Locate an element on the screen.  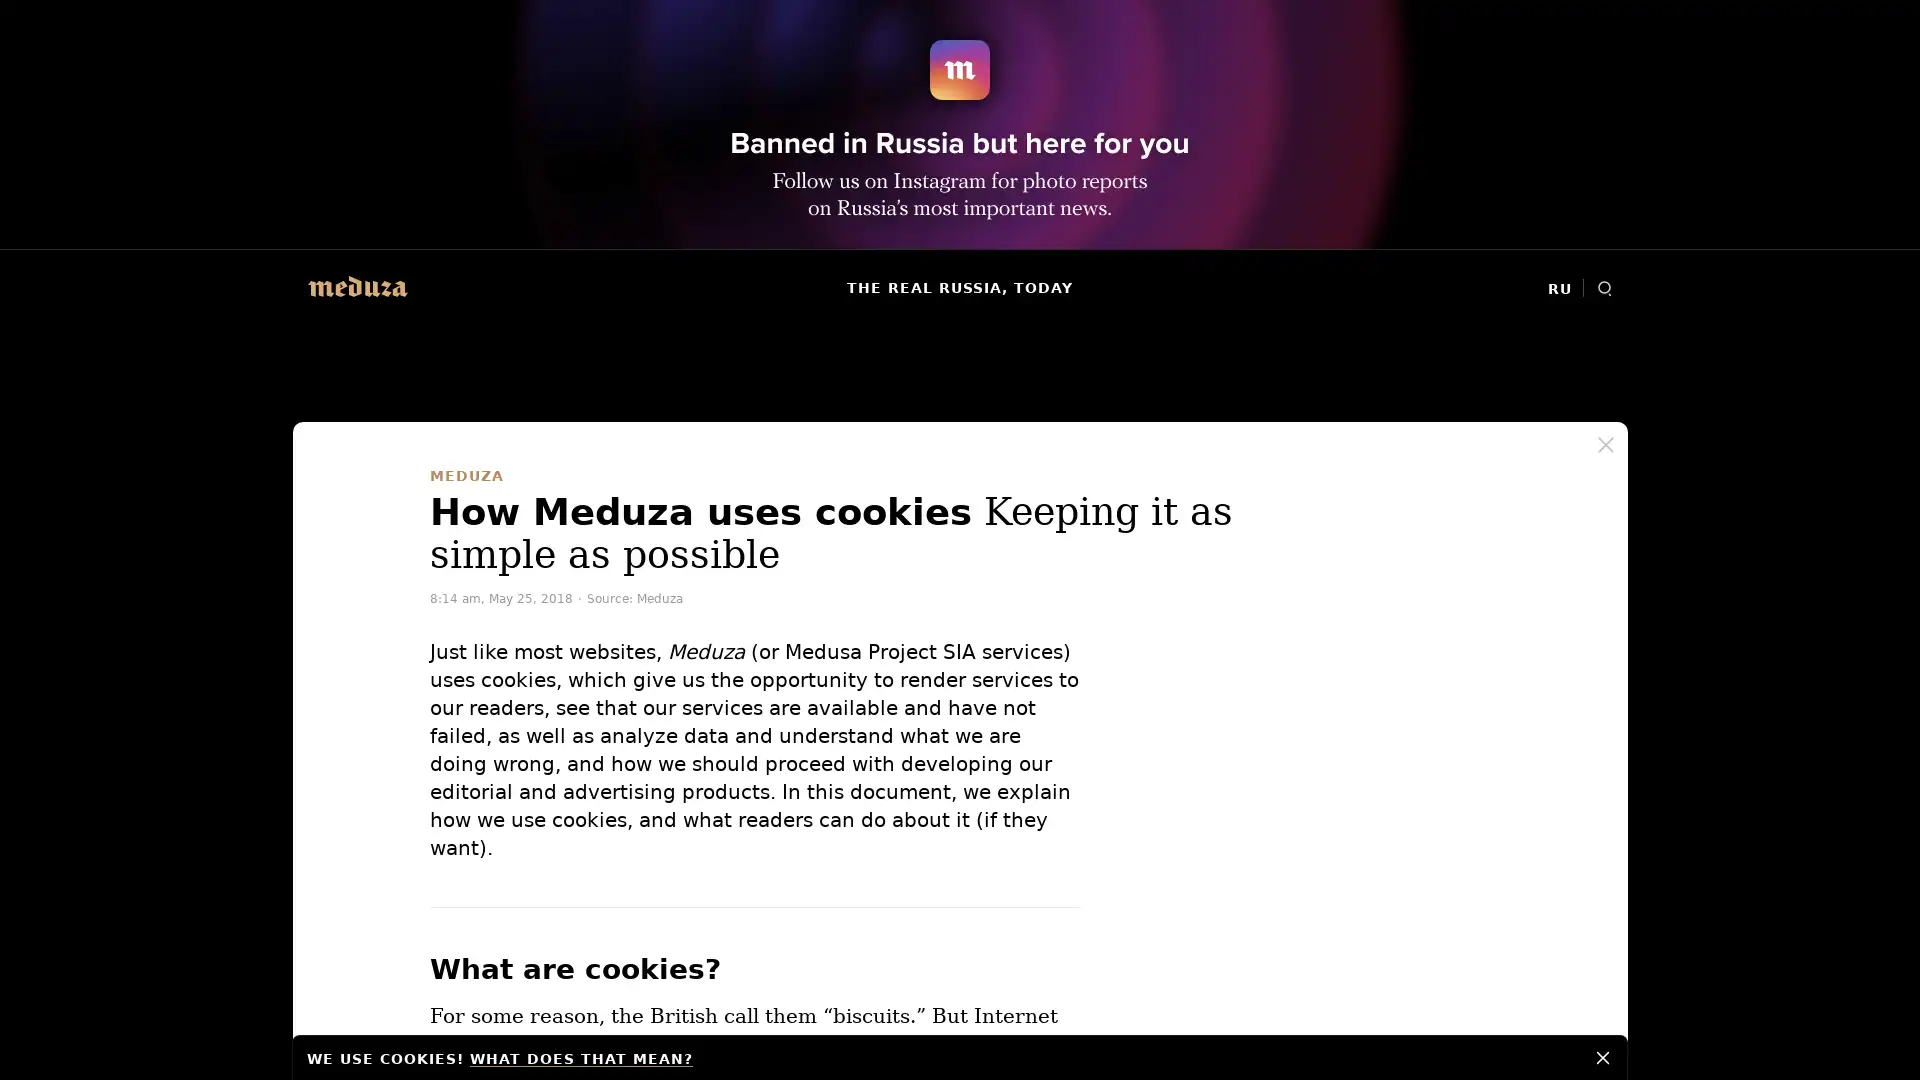
Search is located at coordinates (1604, 288).